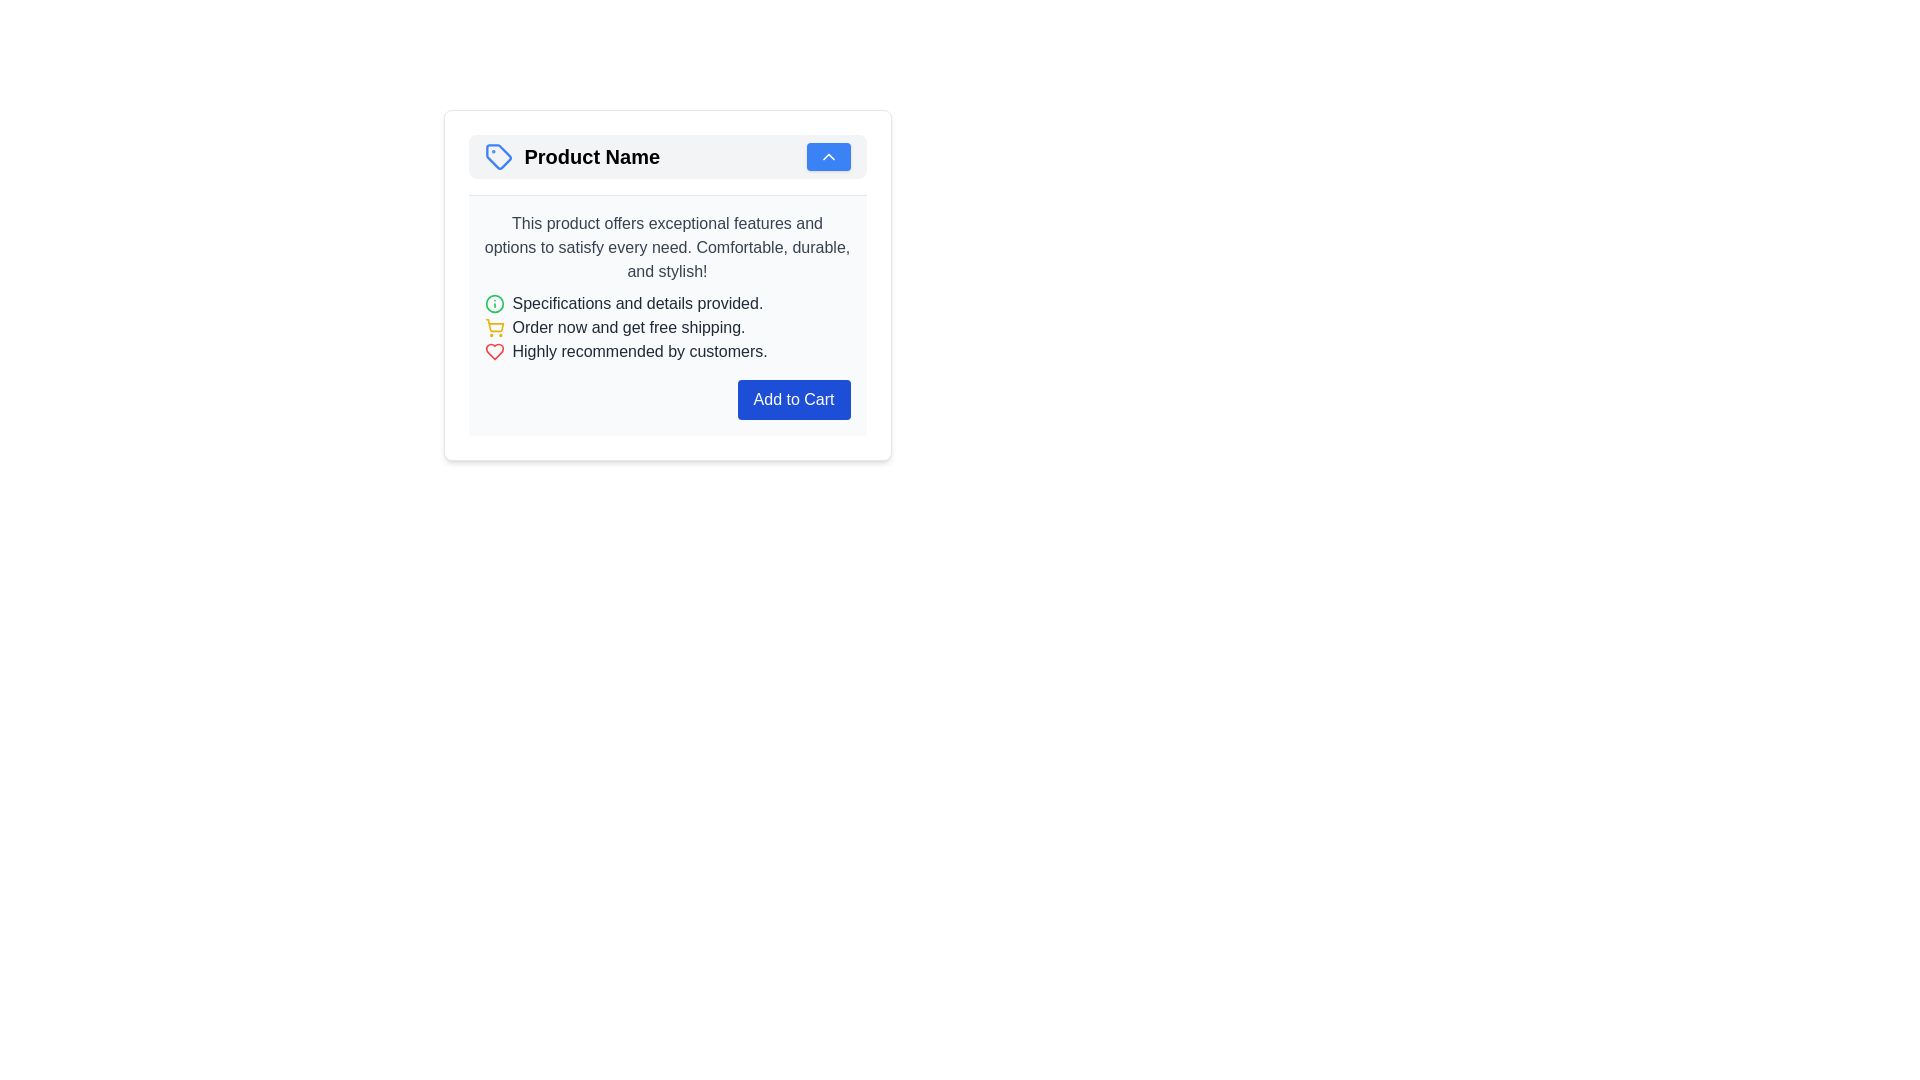 This screenshot has height=1080, width=1920. Describe the element at coordinates (498, 156) in the screenshot. I see `the blue tag icon located to the left of the 'Product Name' title heading in the header section of the card` at that location.